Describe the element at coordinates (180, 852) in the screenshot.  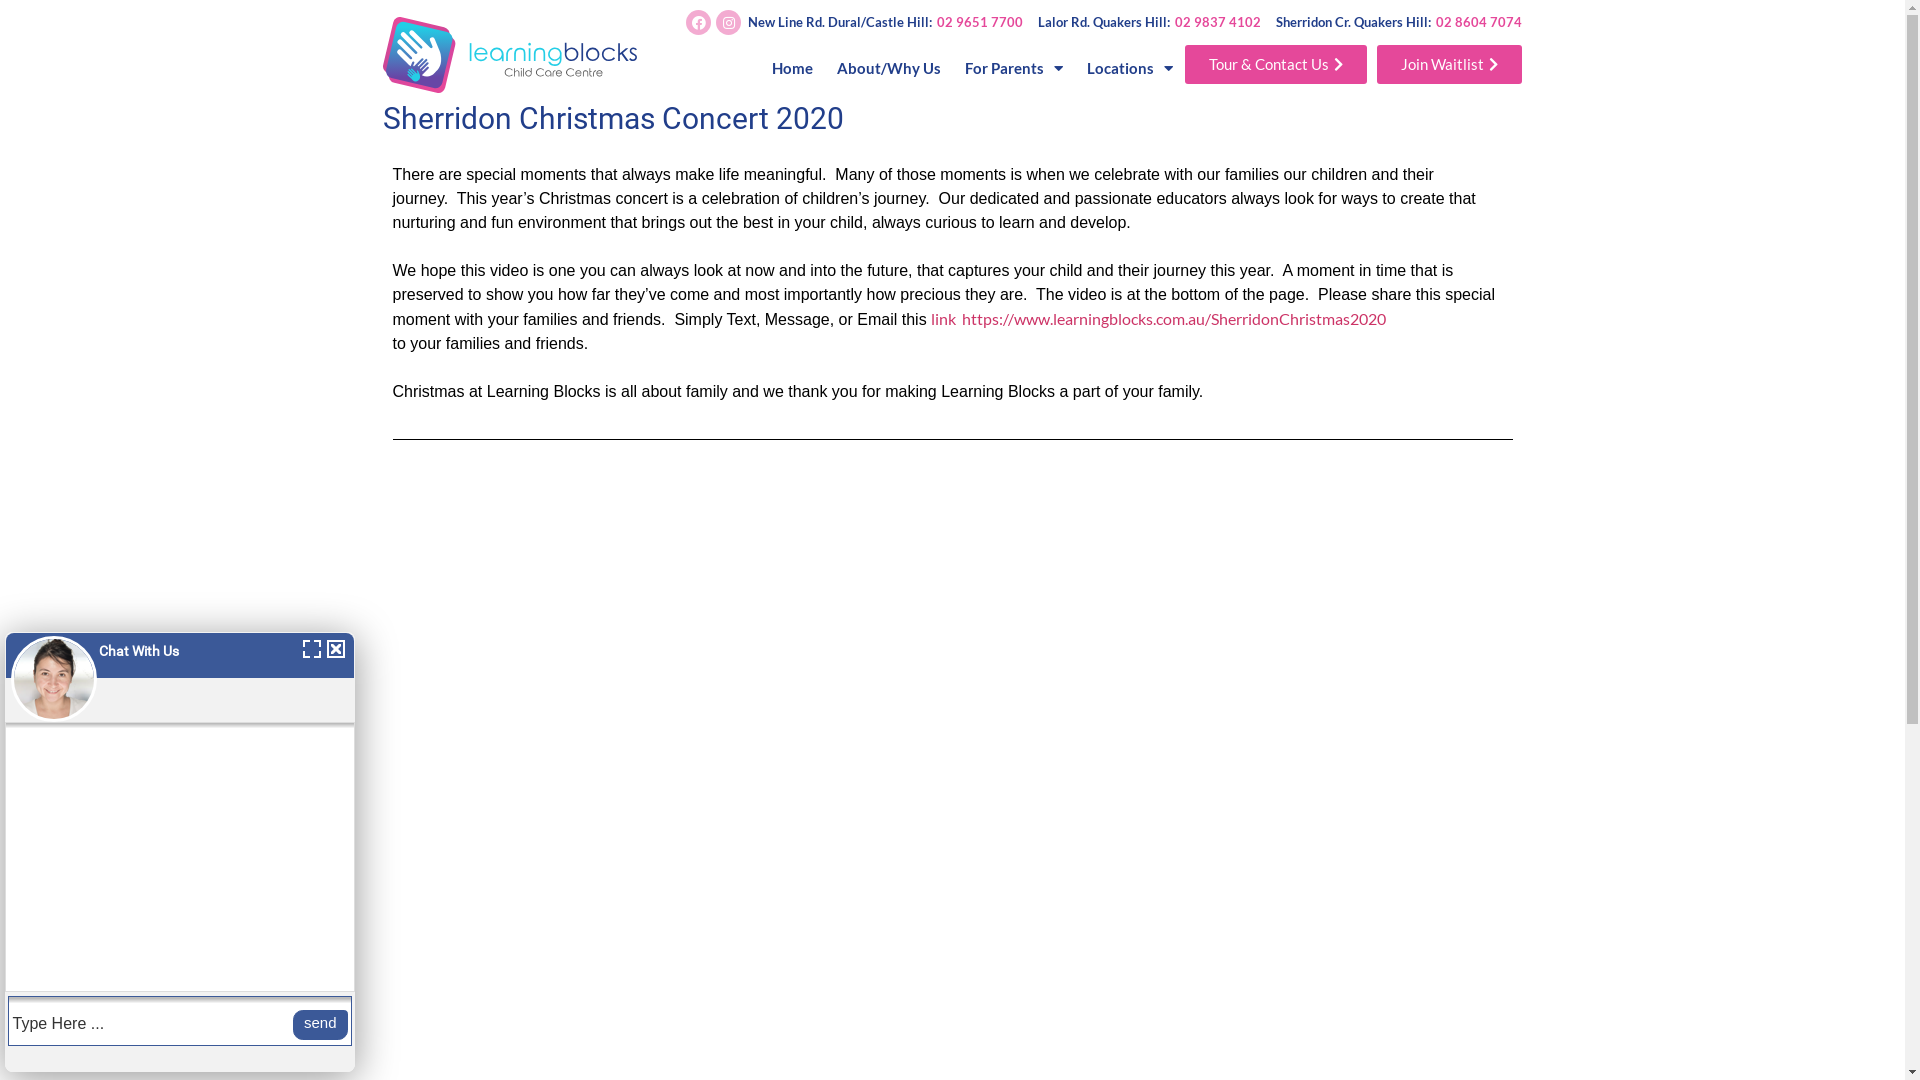
I see `'chat bot window'` at that location.